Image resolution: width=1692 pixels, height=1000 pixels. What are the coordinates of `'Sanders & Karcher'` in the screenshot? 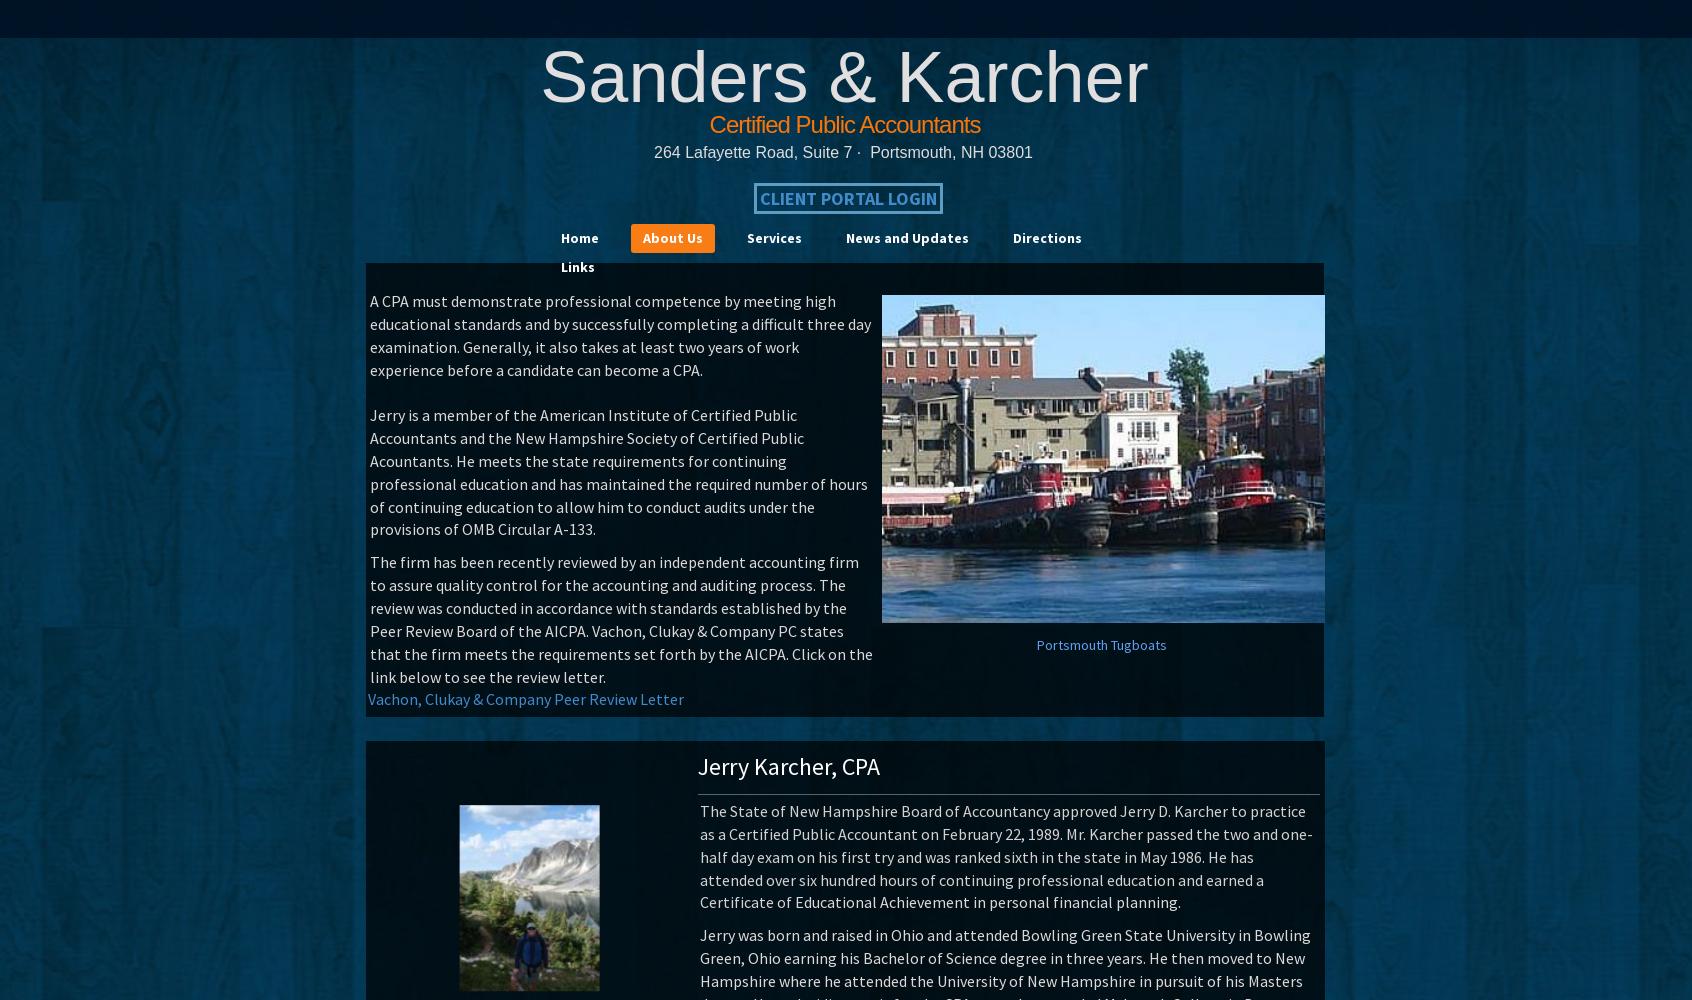 It's located at (843, 76).